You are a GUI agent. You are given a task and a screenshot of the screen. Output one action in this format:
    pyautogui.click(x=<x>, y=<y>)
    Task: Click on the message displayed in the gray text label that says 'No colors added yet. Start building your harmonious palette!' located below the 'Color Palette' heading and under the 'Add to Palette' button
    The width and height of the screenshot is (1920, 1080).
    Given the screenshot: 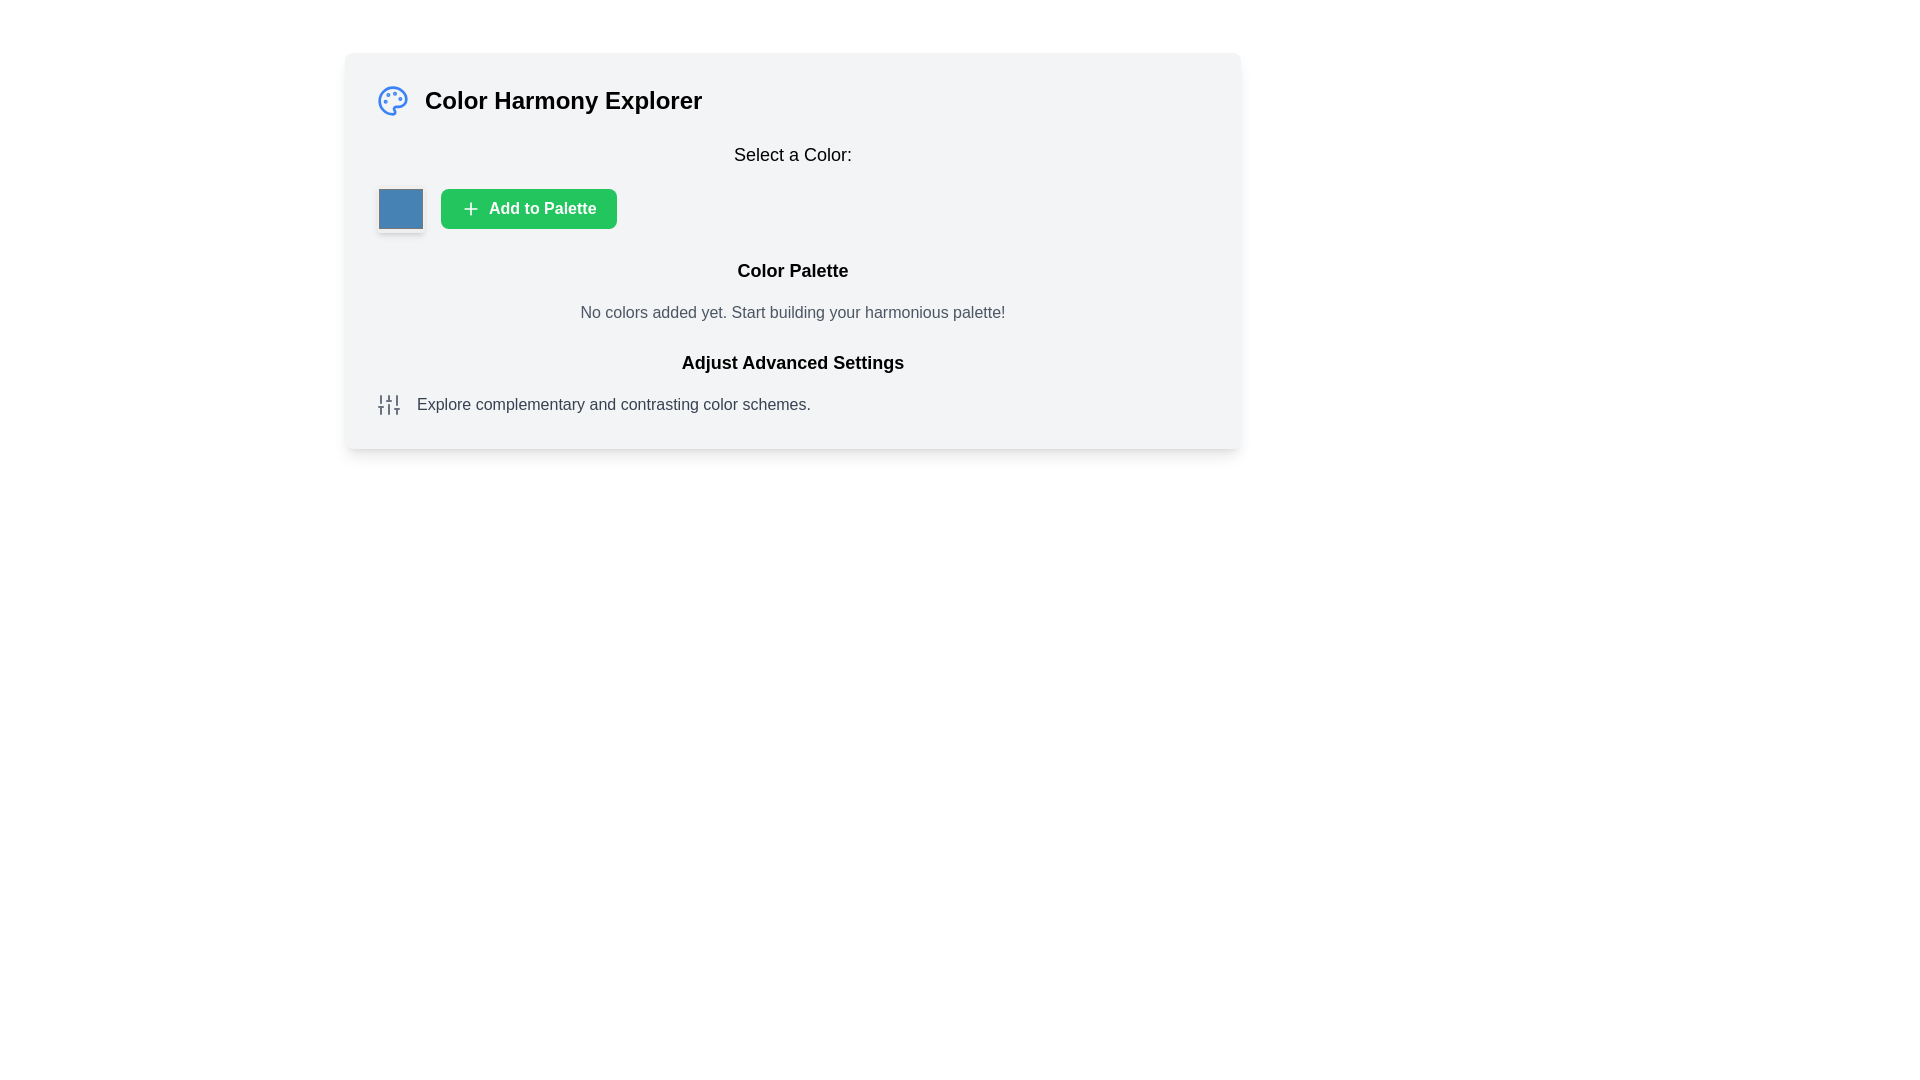 What is the action you would take?
    pyautogui.click(x=791, y=312)
    